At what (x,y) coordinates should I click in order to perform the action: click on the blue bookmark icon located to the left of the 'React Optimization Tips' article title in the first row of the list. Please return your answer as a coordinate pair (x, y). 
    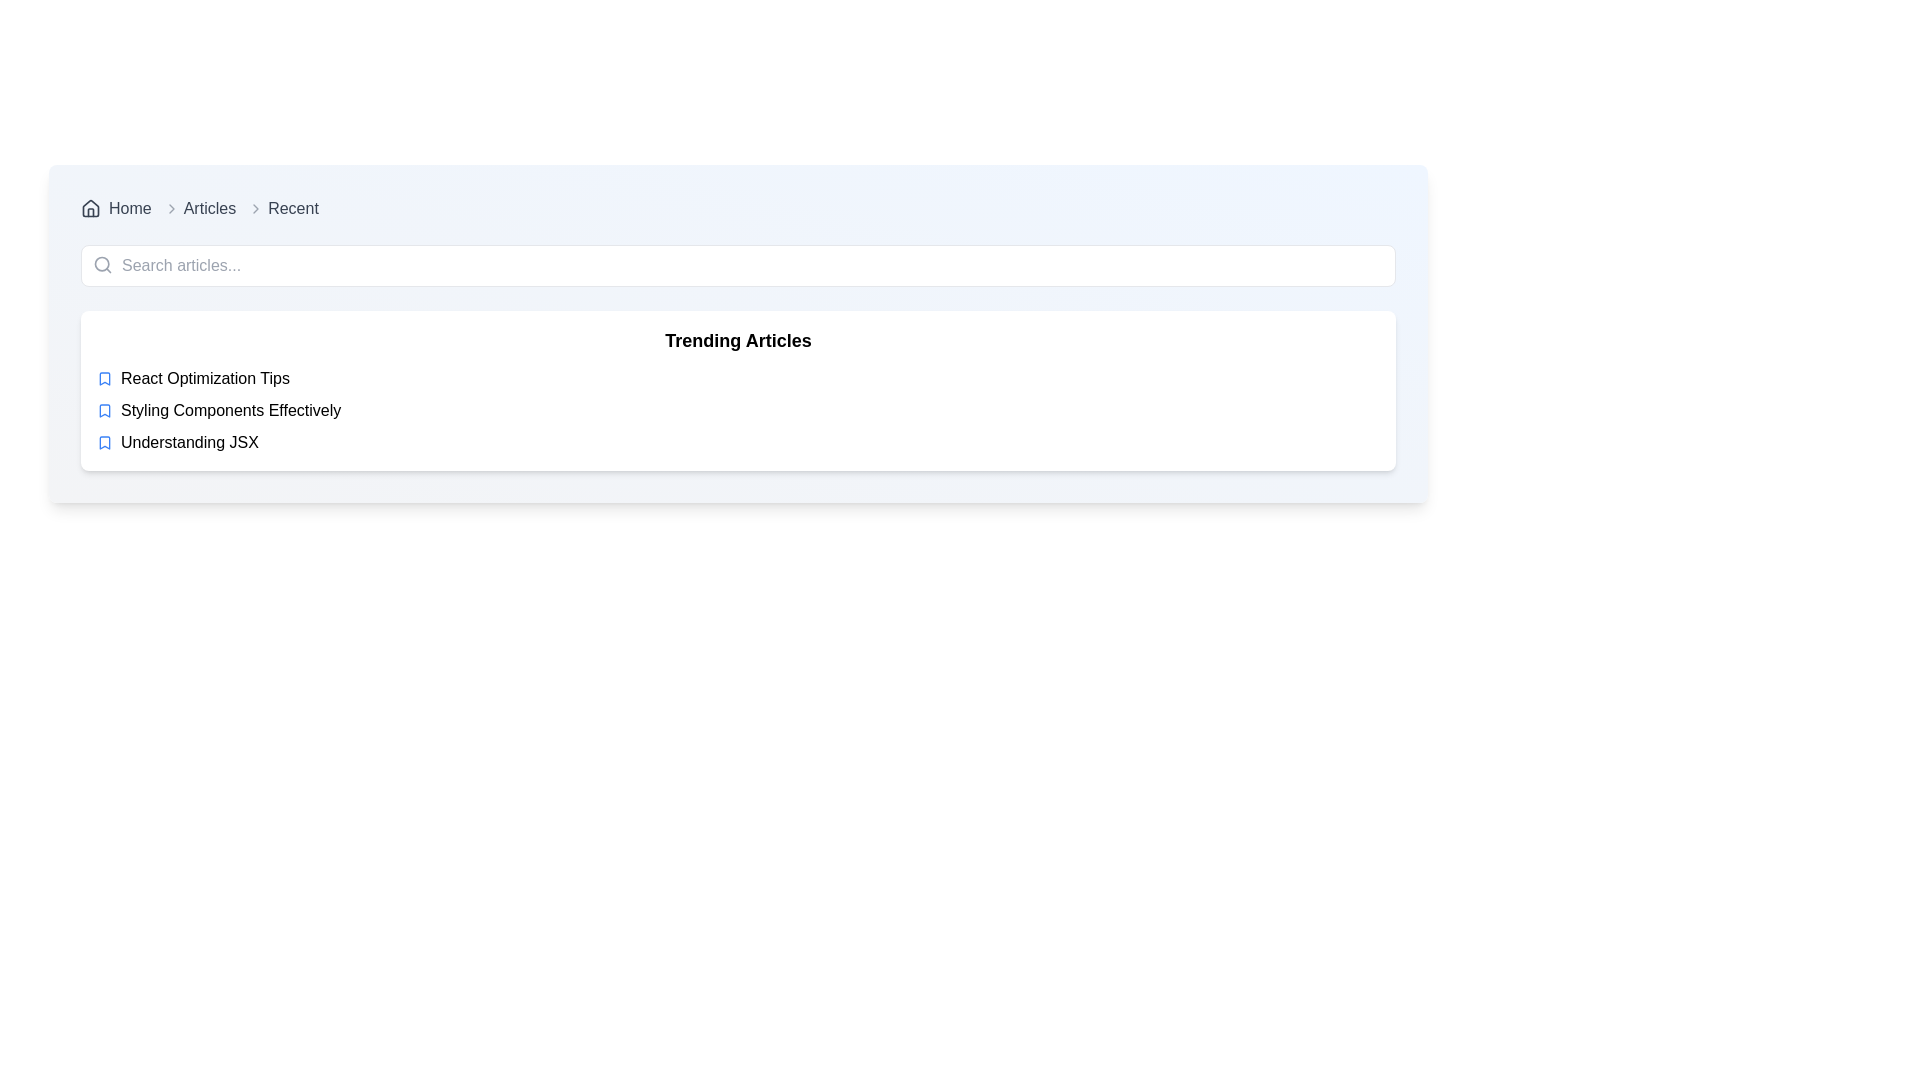
    Looking at the image, I should click on (104, 378).